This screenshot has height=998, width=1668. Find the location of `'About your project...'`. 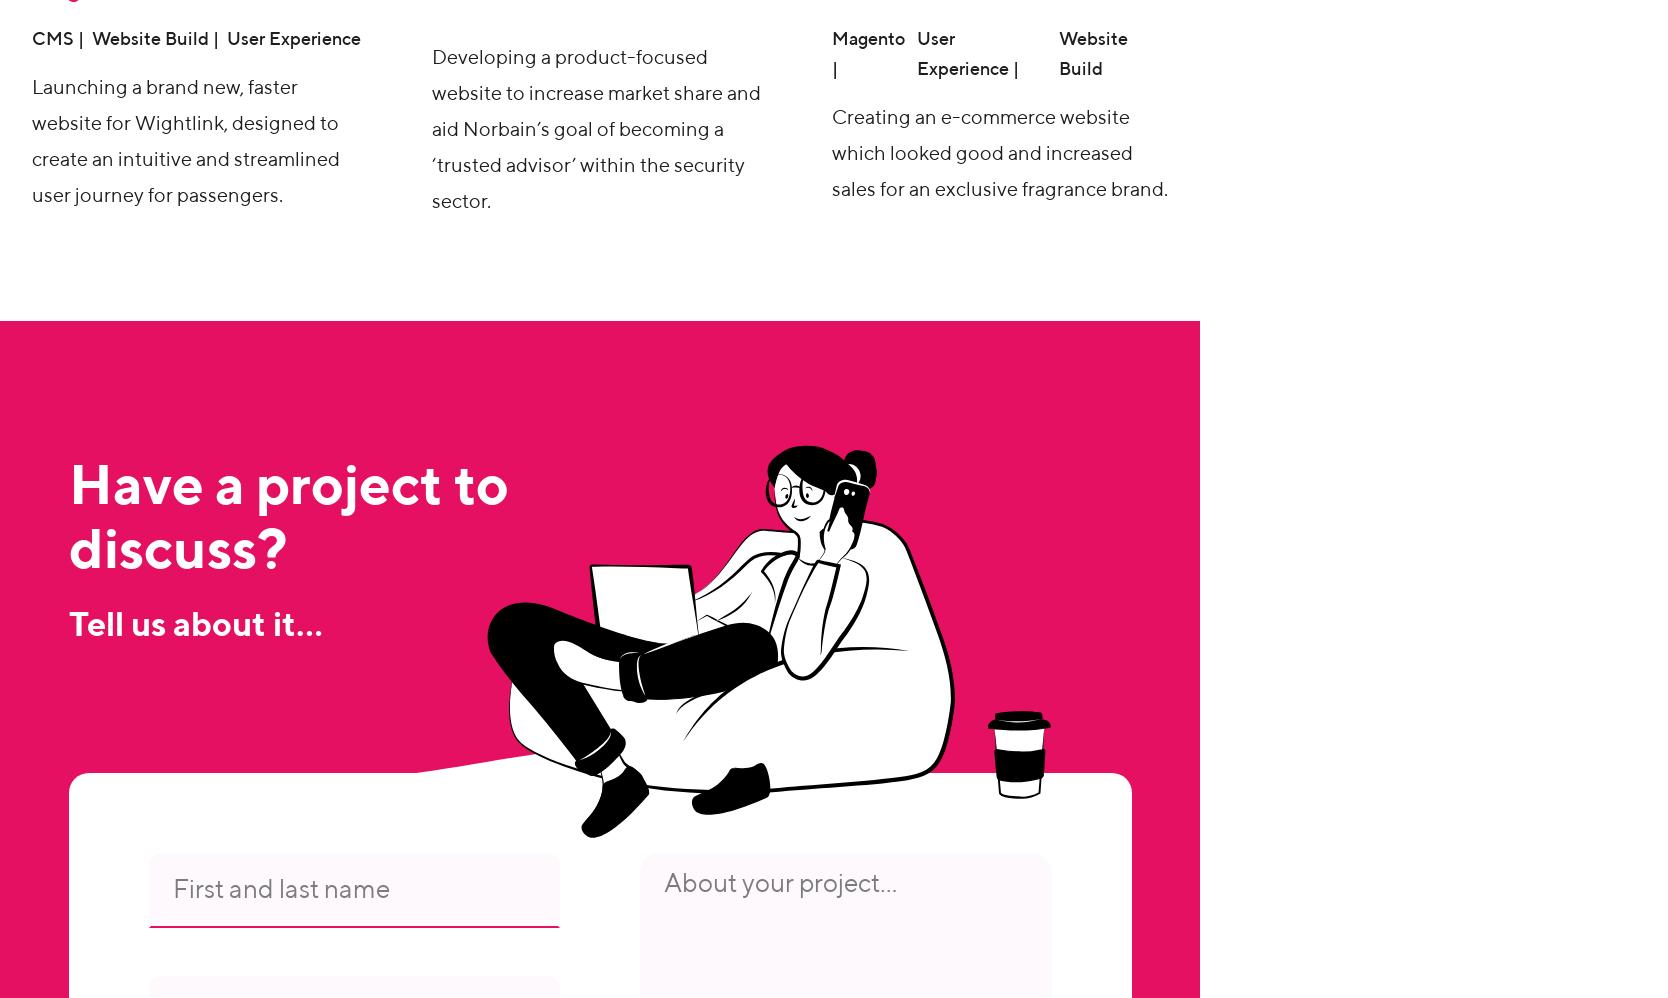

'About your project...' is located at coordinates (779, 883).